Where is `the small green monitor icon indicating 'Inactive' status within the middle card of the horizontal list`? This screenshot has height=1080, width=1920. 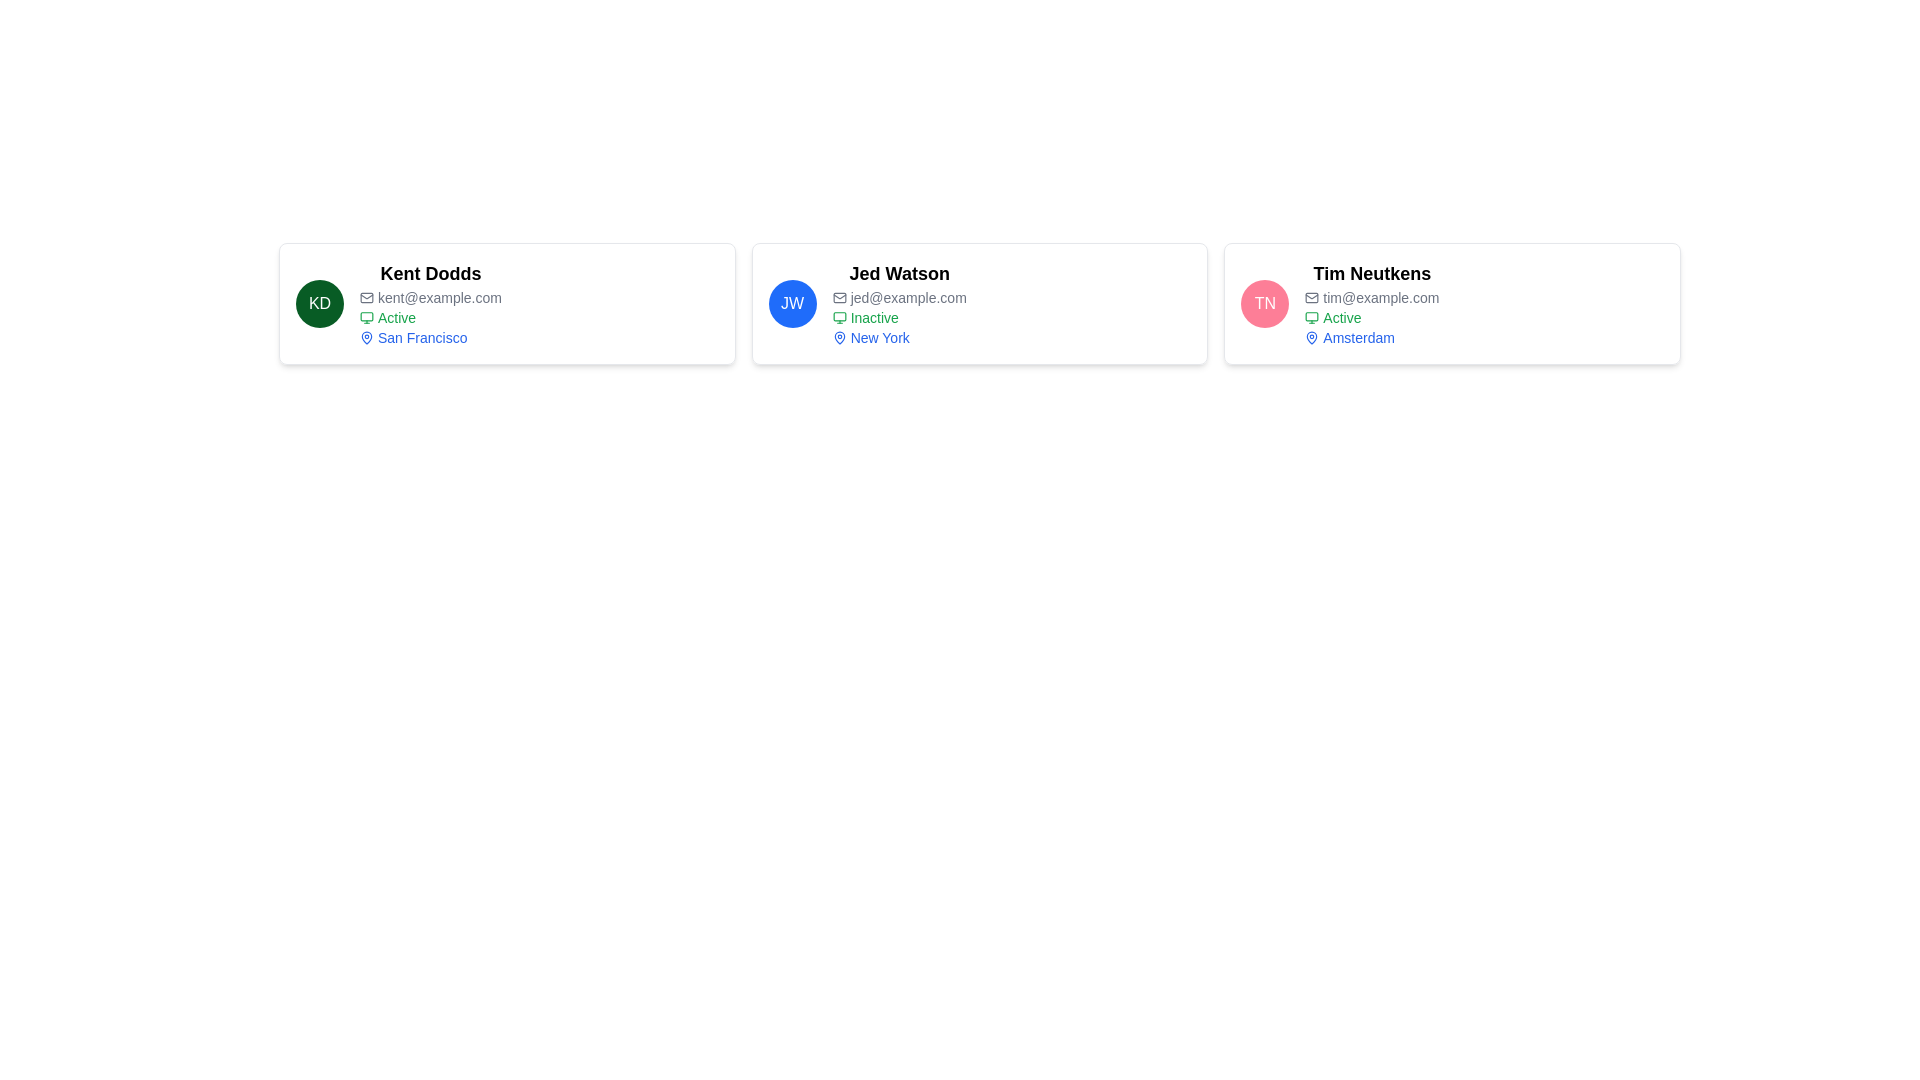 the small green monitor icon indicating 'Inactive' status within the middle card of the horizontal list is located at coordinates (839, 316).